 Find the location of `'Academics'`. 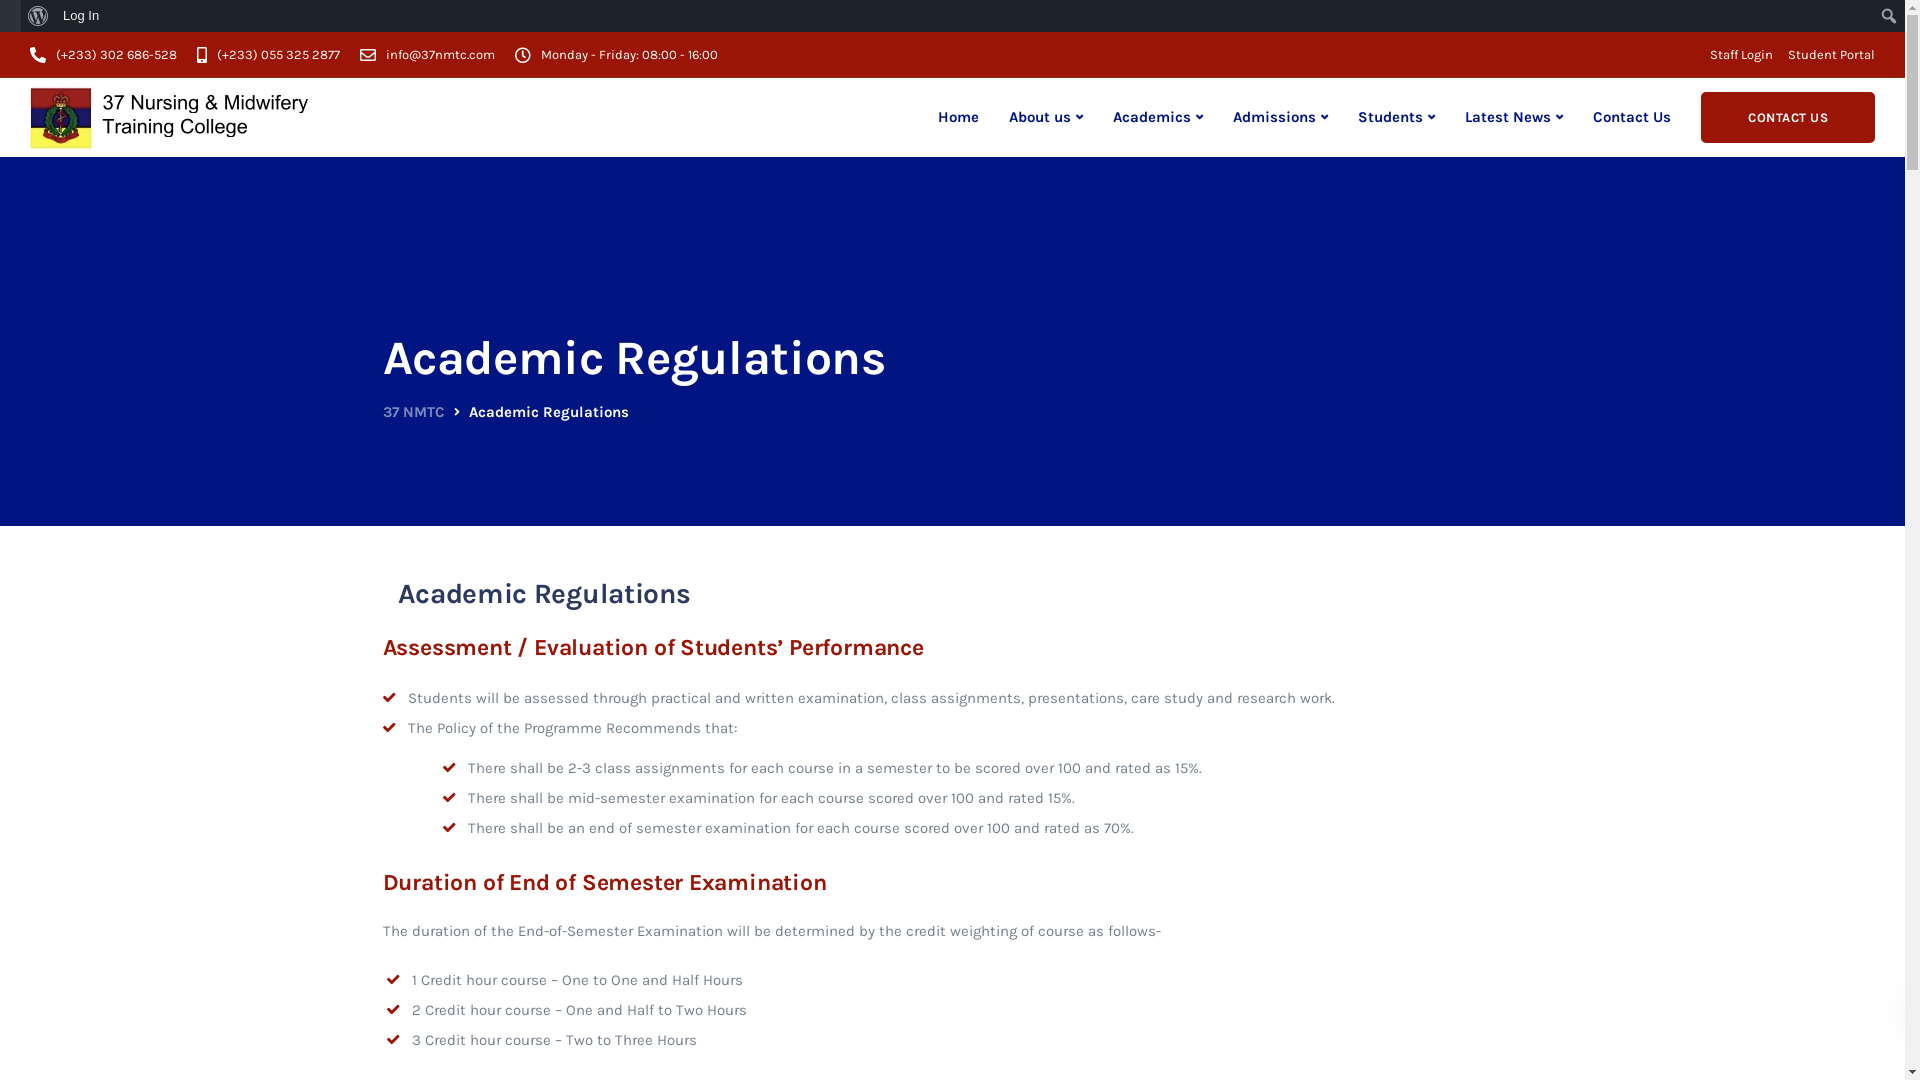

'Academics' is located at coordinates (1157, 117).